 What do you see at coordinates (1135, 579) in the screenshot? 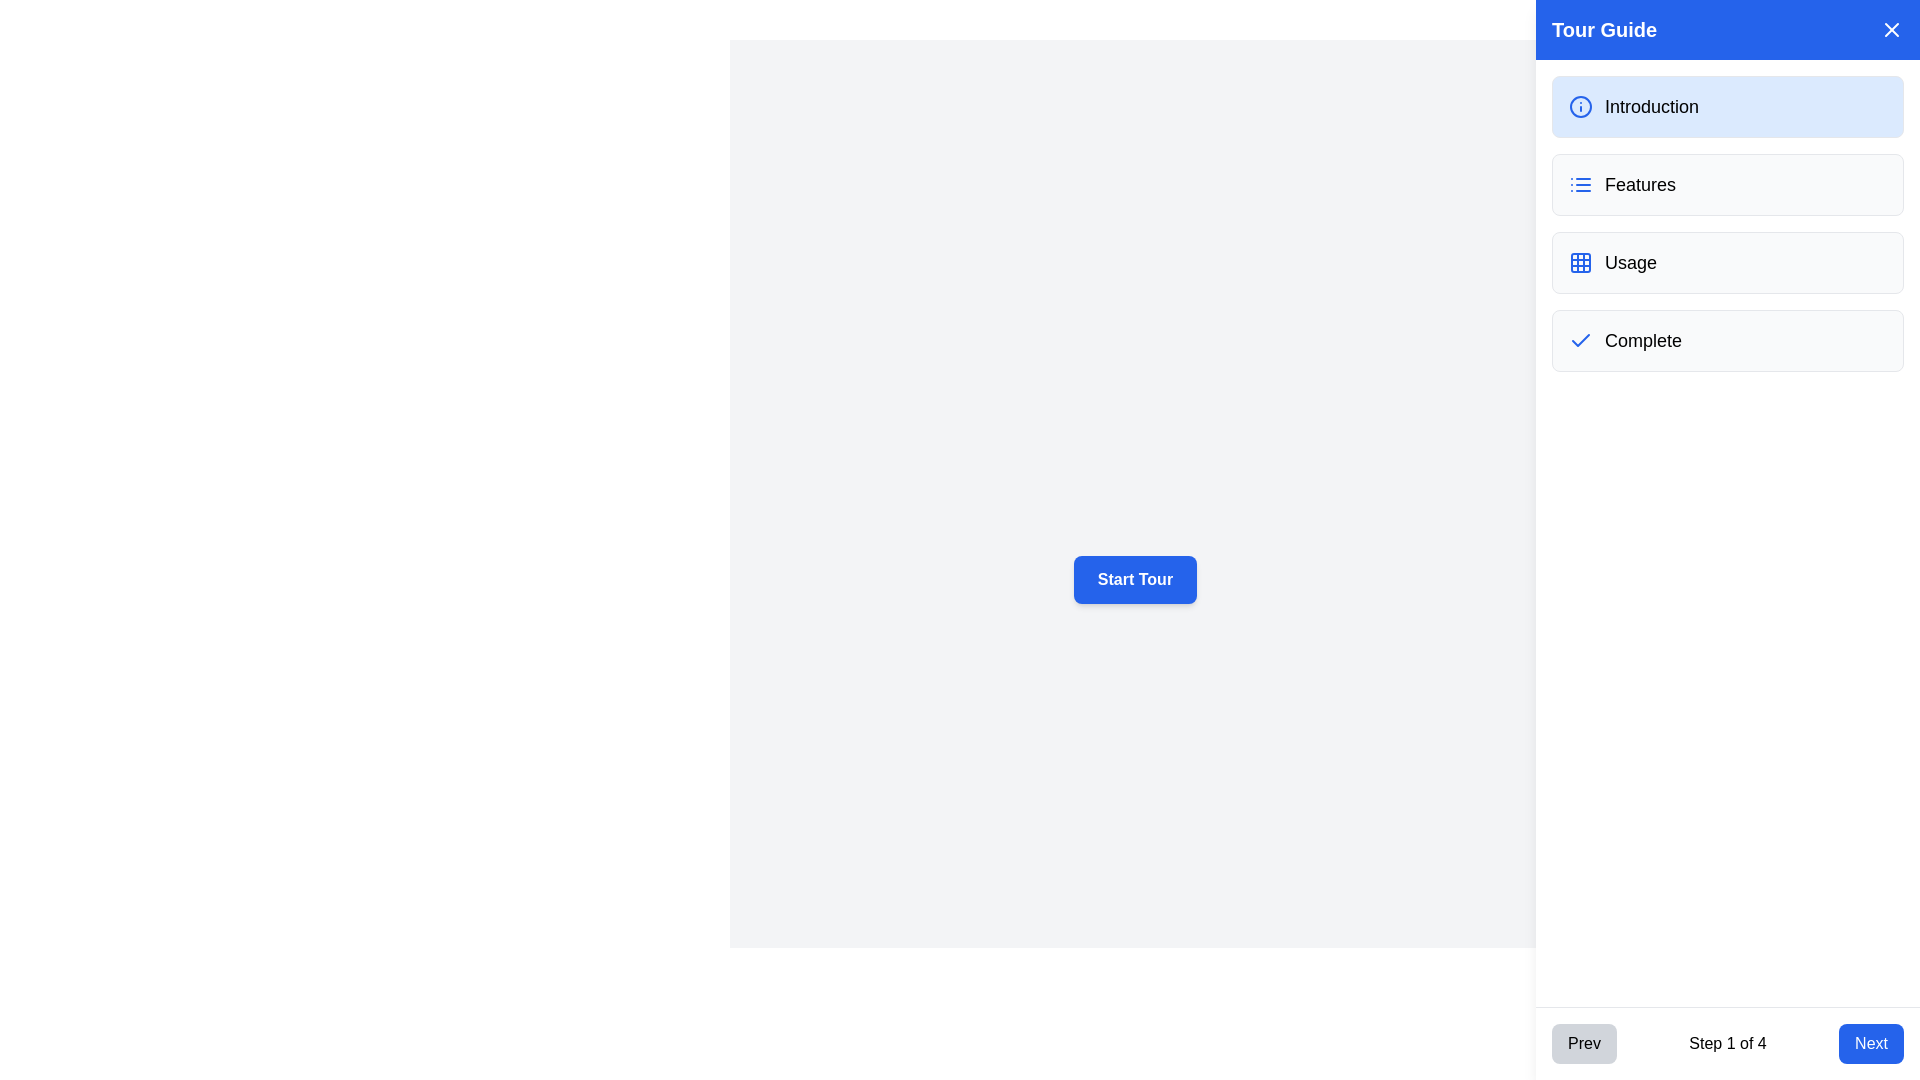
I see `the 'Start Tour' button, which is a rectangular button with a blue background and white bold text, to initiate the tour` at bounding box center [1135, 579].